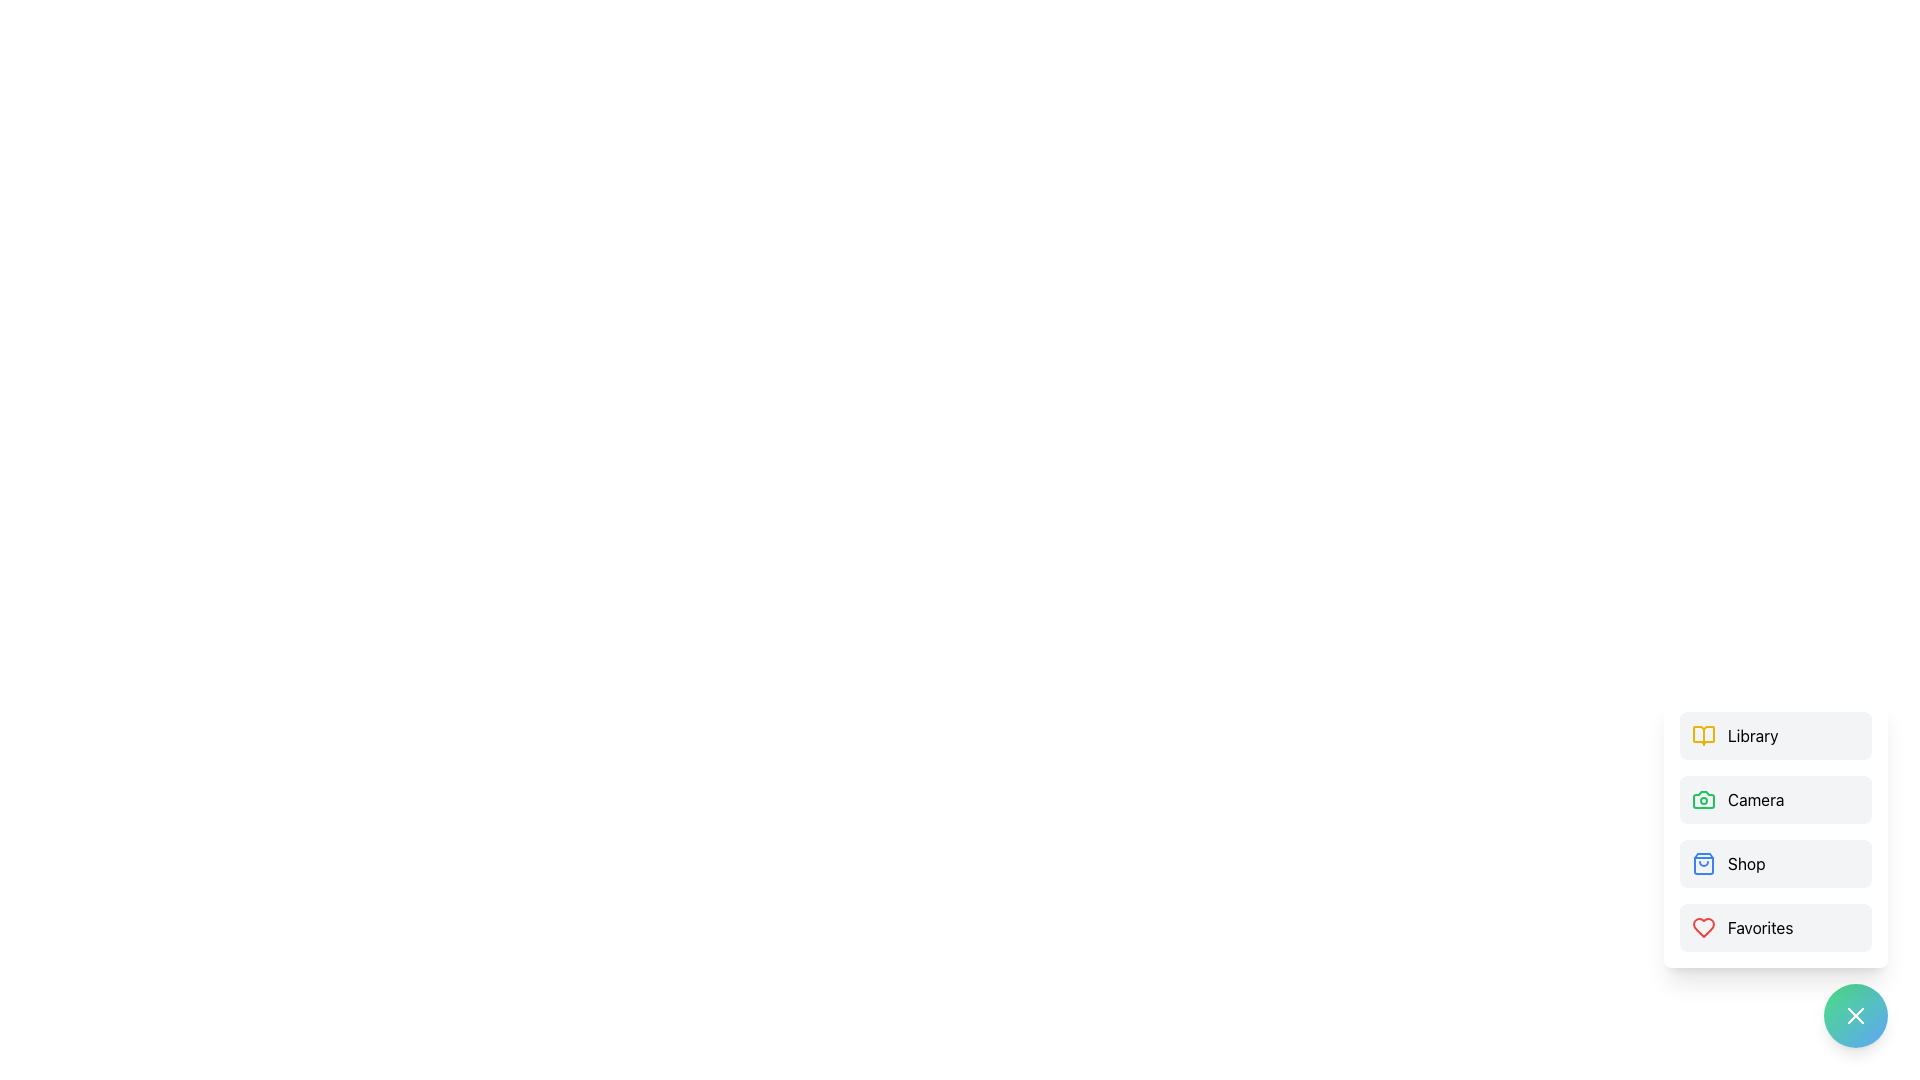 The image size is (1920, 1080). I want to click on the 'Shop' button located in the bottom-right corner of the interface, which is the third item in the vertical menu, so click(1776, 863).